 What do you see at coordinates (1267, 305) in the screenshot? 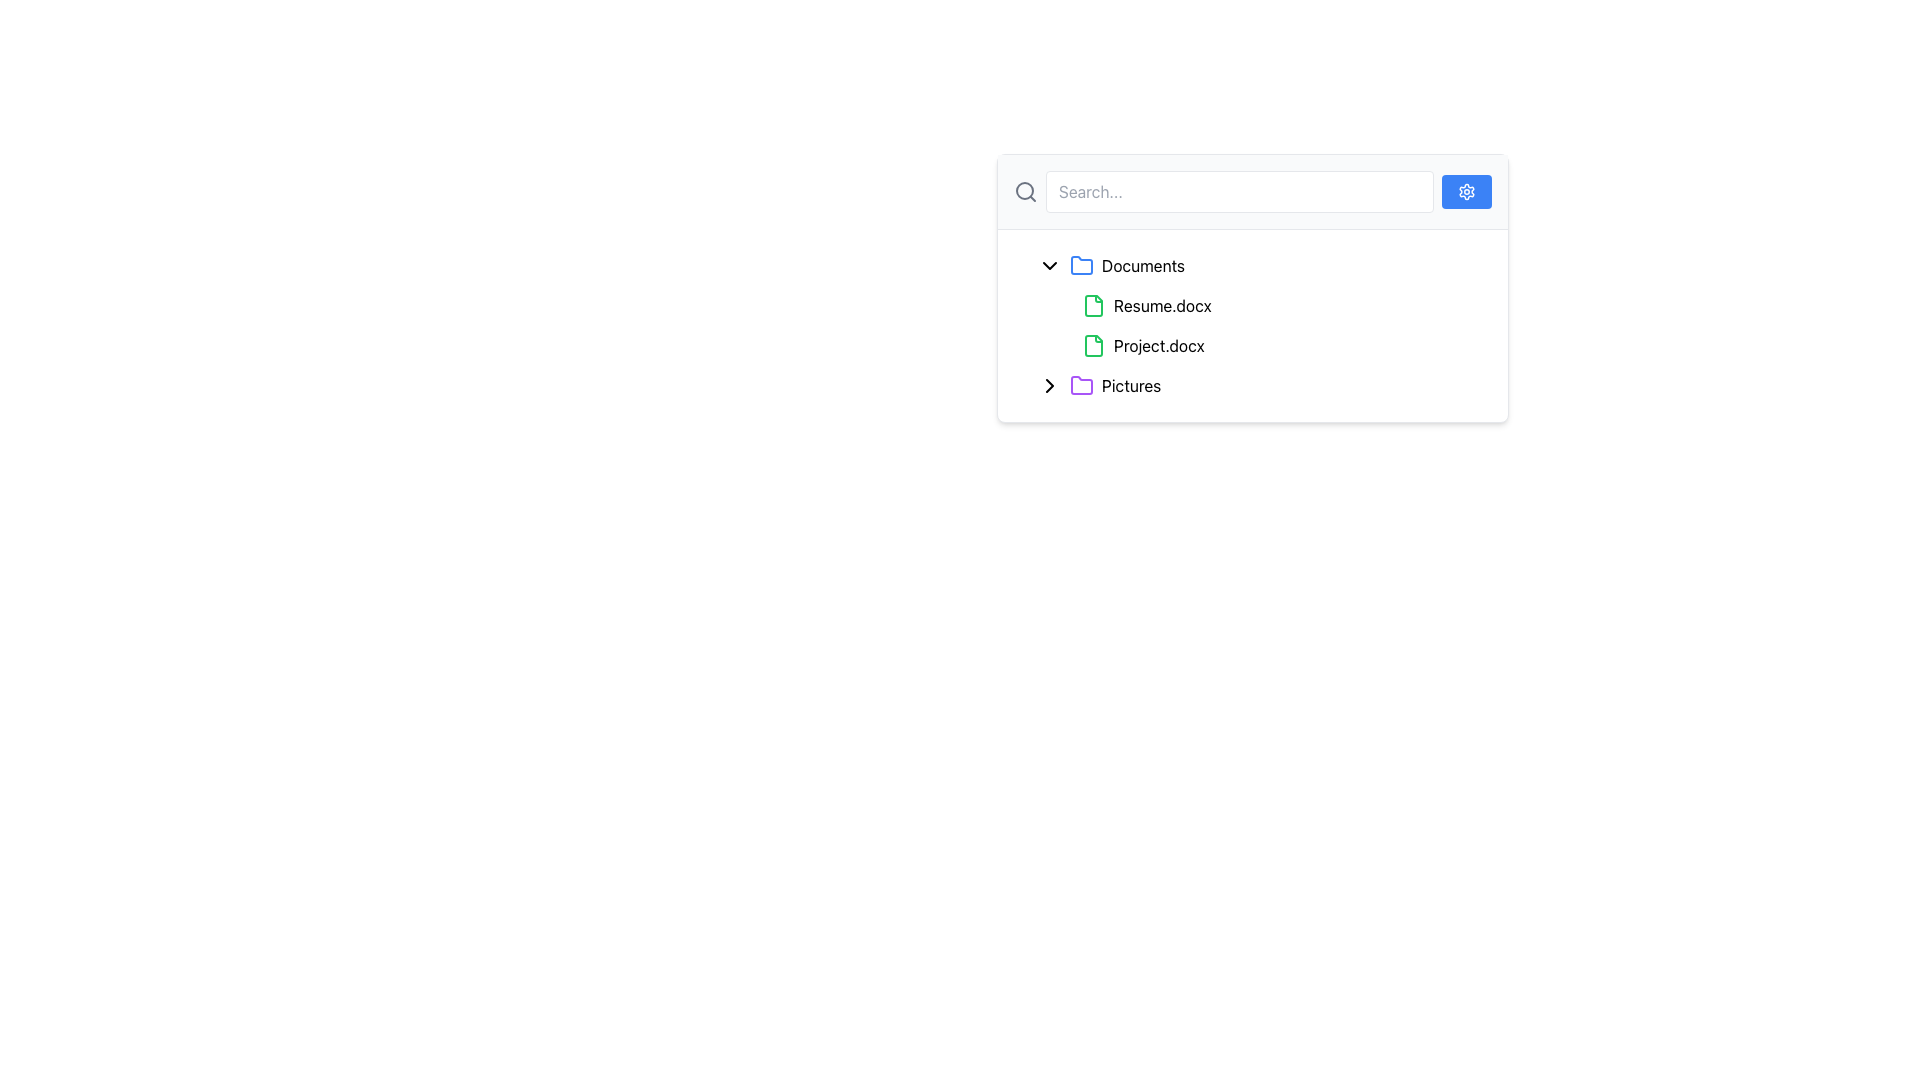
I see `the List item representing the file named 'Resume.docx' in the file explorer` at bounding box center [1267, 305].